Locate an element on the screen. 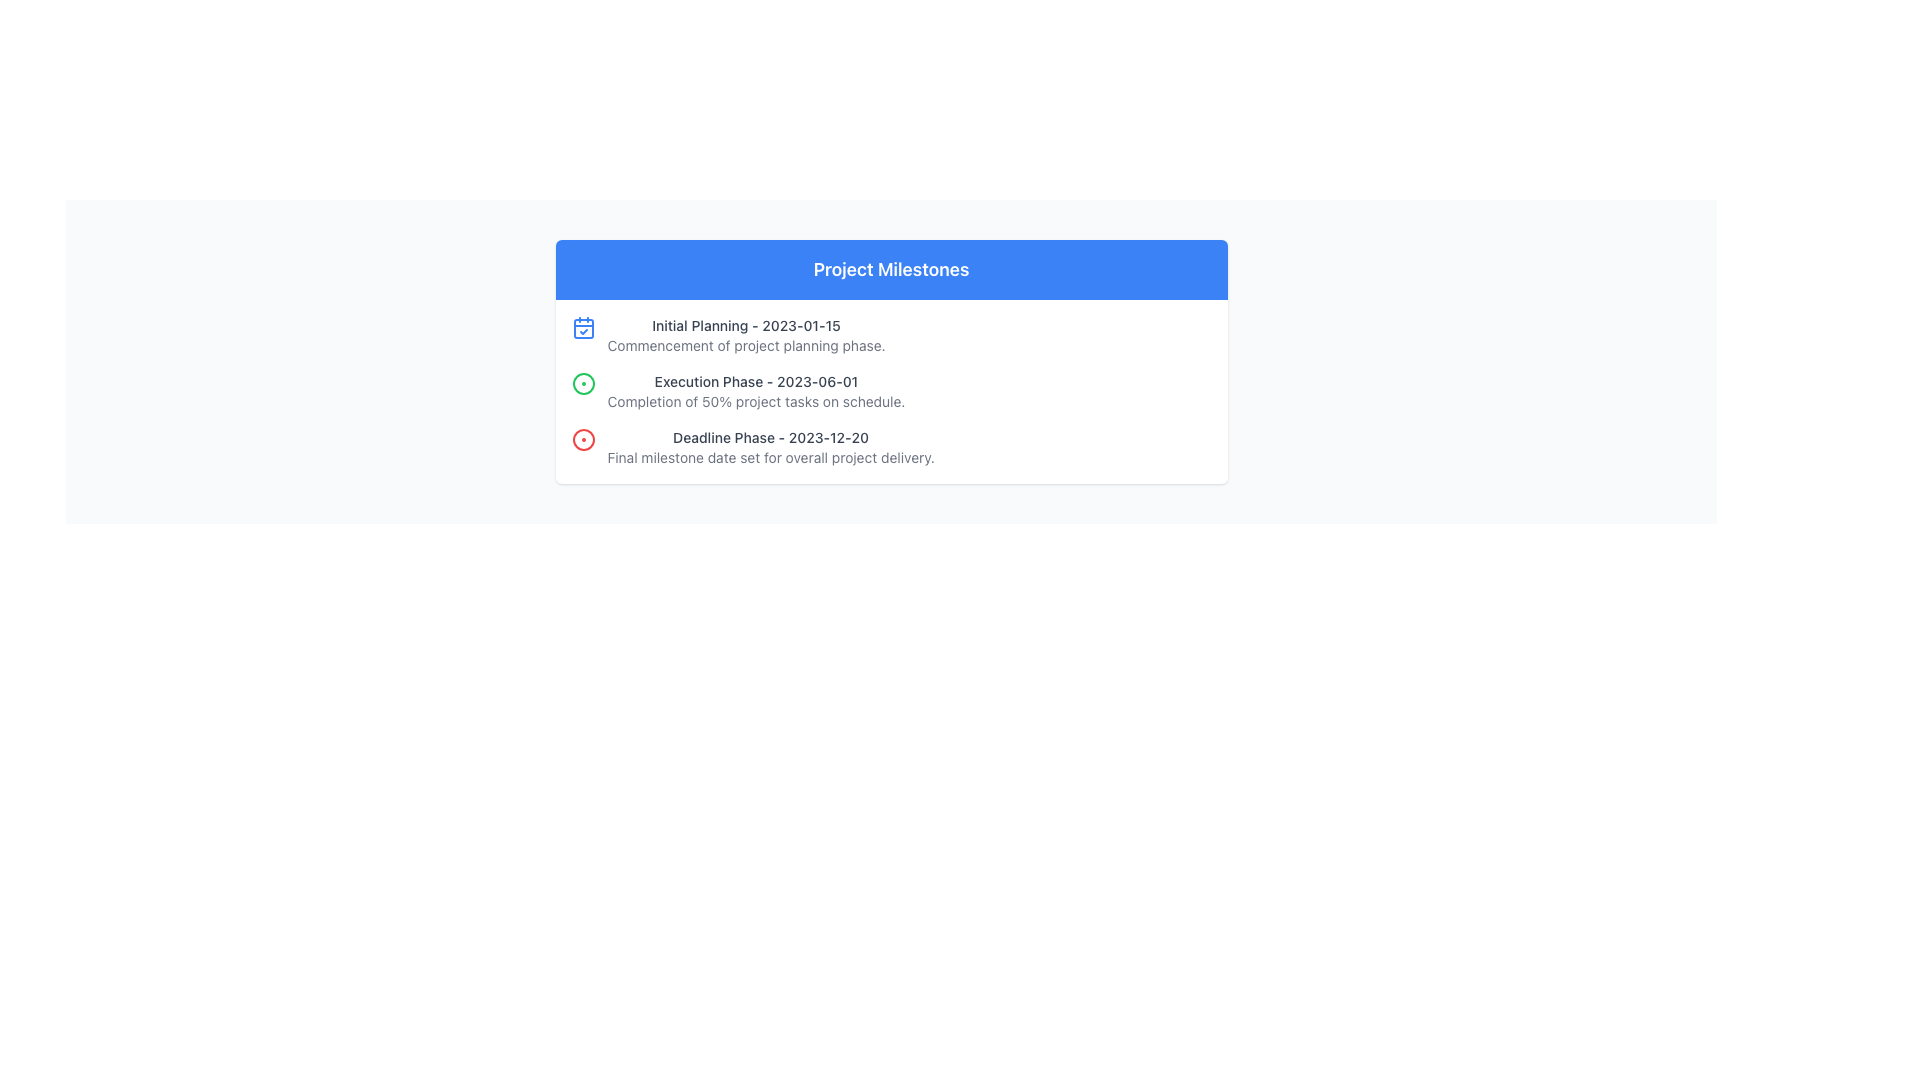  the milestone icon that signifies 'Initial Planning' which is successfully completed, located to the left of the 'Initial Planning - 2023-01-15' text is located at coordinates (582, 326).